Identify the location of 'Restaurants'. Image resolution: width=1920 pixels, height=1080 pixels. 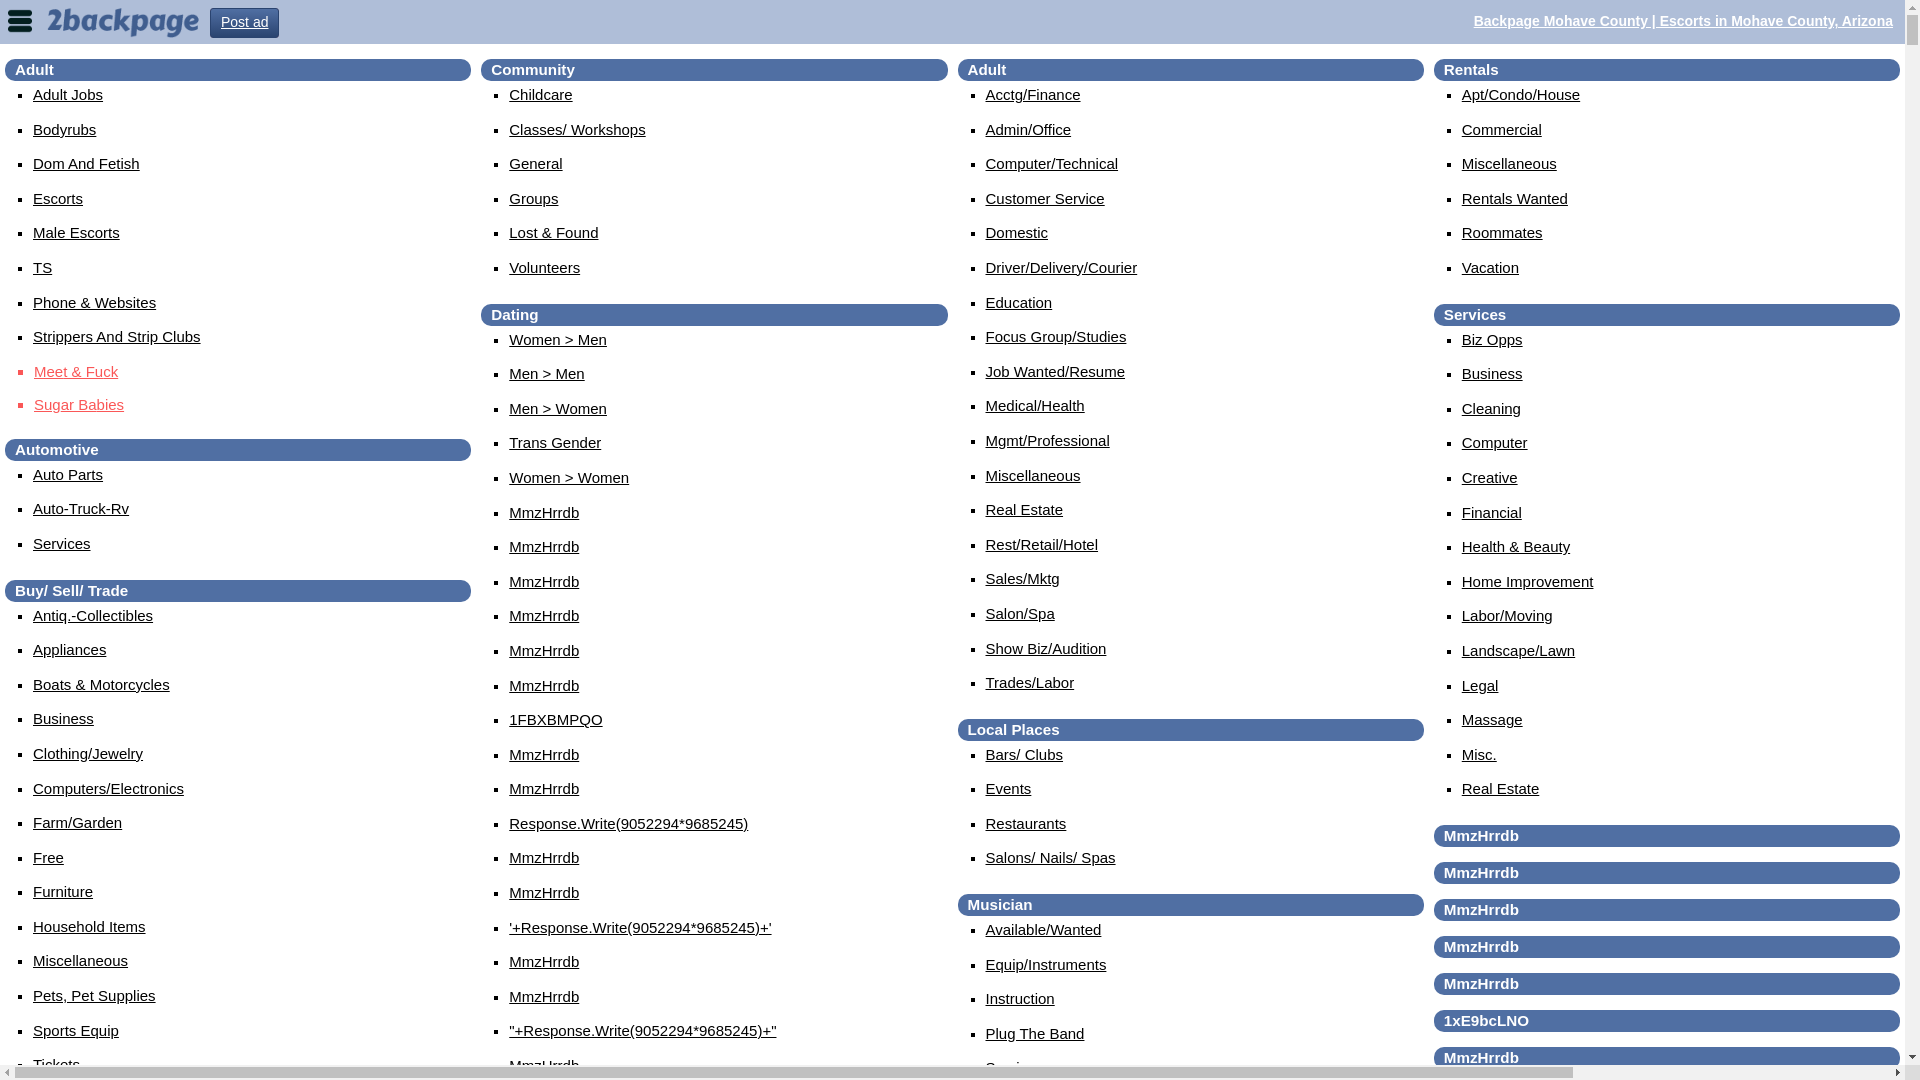
(1026, 823).